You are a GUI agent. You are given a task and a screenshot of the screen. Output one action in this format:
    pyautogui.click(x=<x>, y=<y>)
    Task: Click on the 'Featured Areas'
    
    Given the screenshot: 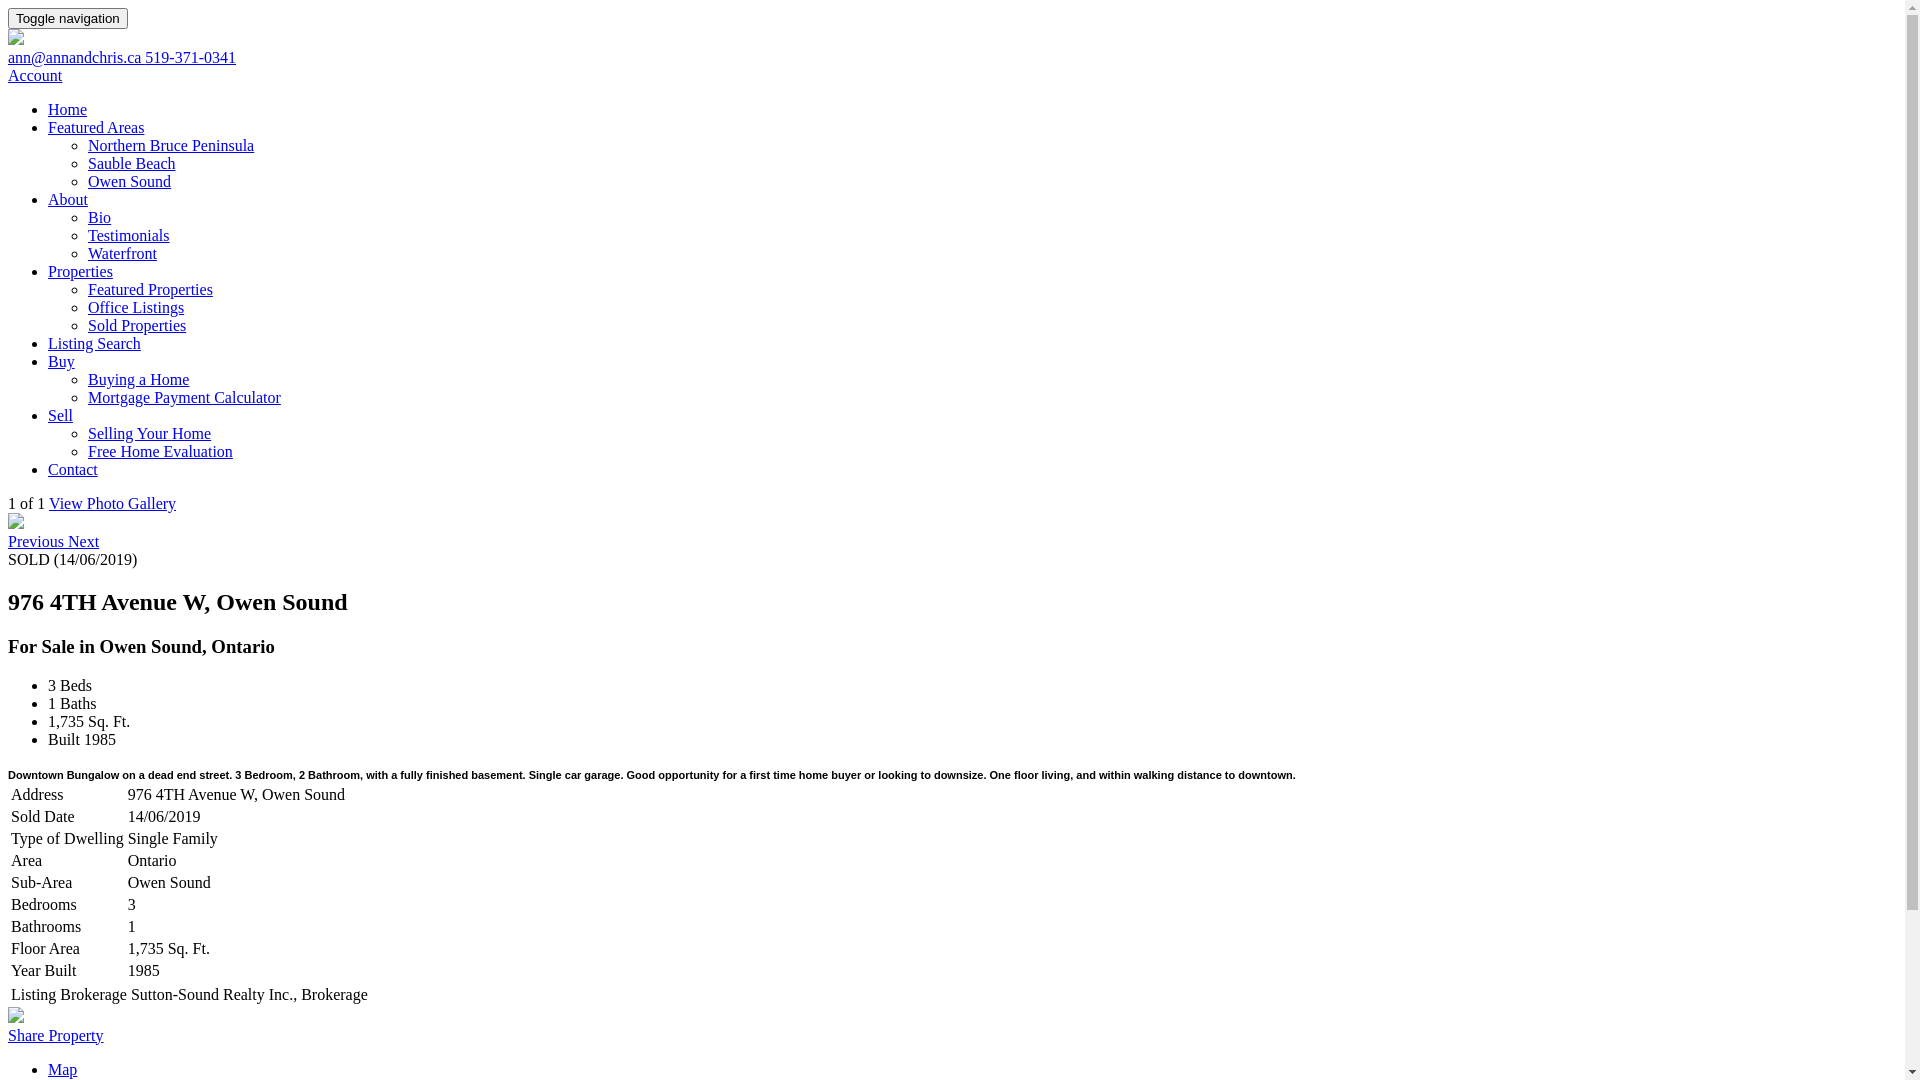 What is the action you would take?
    pyautogui.click(x=95, y=127)
    